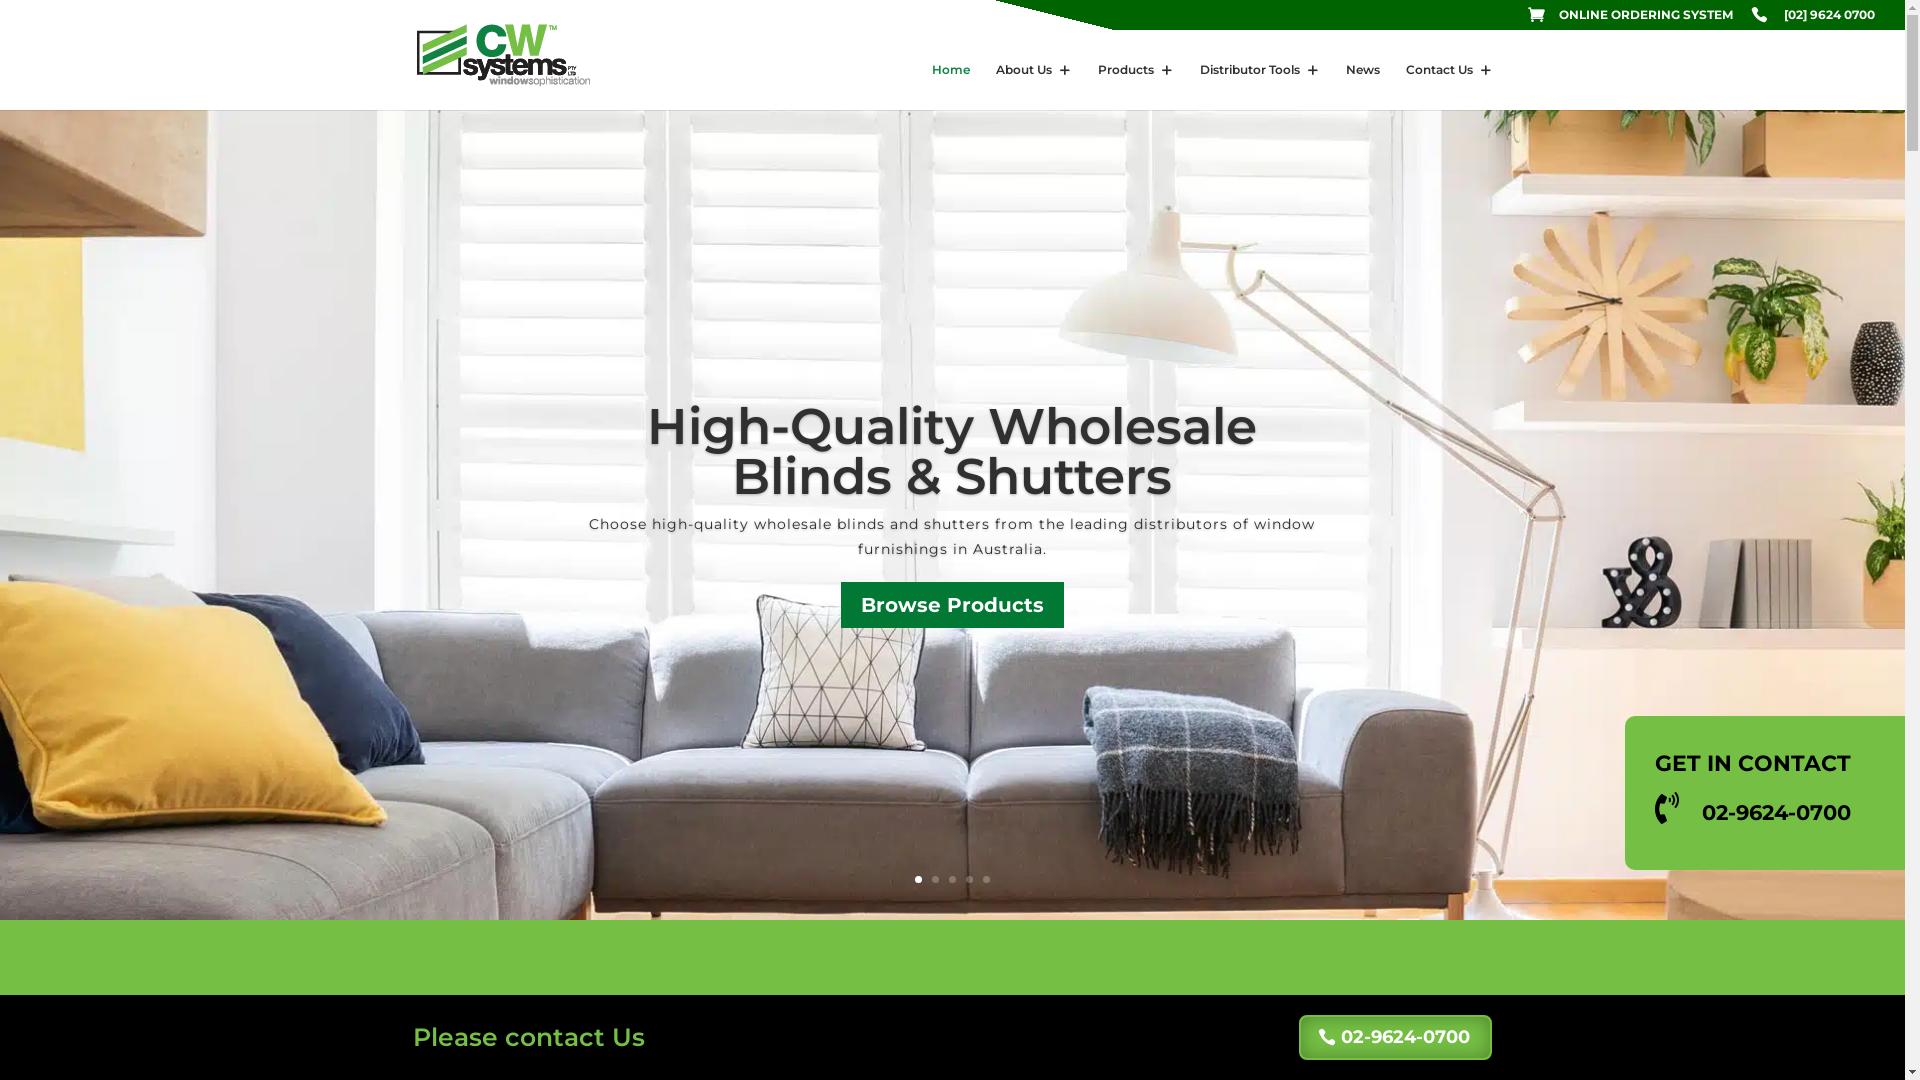 This screenshot has width=1920, height=1080. What do you see at coordinates (1750, 19) in the screenshot?
I see `'[02] 9624 0700'` at bounding box center [1750, 19].